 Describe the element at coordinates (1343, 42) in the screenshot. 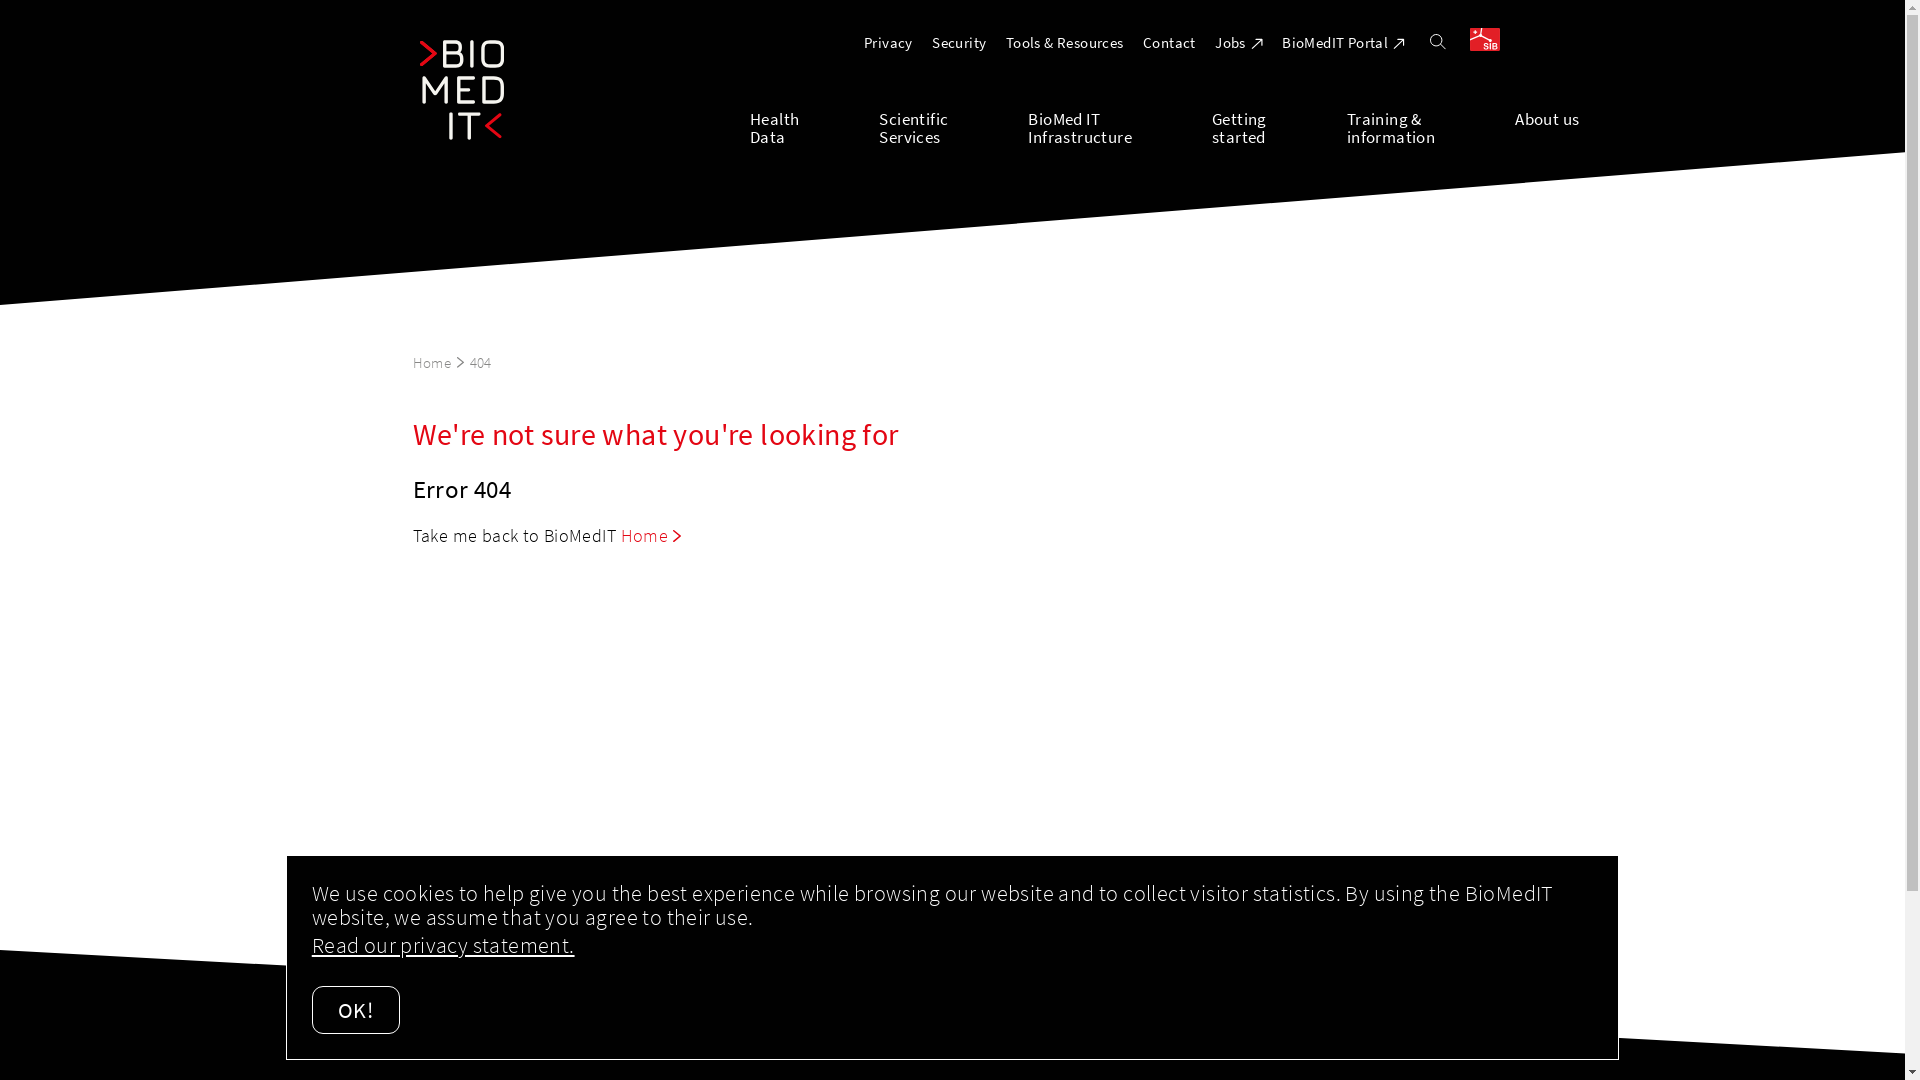

I see `'BioMedIT Portal'` at that location.